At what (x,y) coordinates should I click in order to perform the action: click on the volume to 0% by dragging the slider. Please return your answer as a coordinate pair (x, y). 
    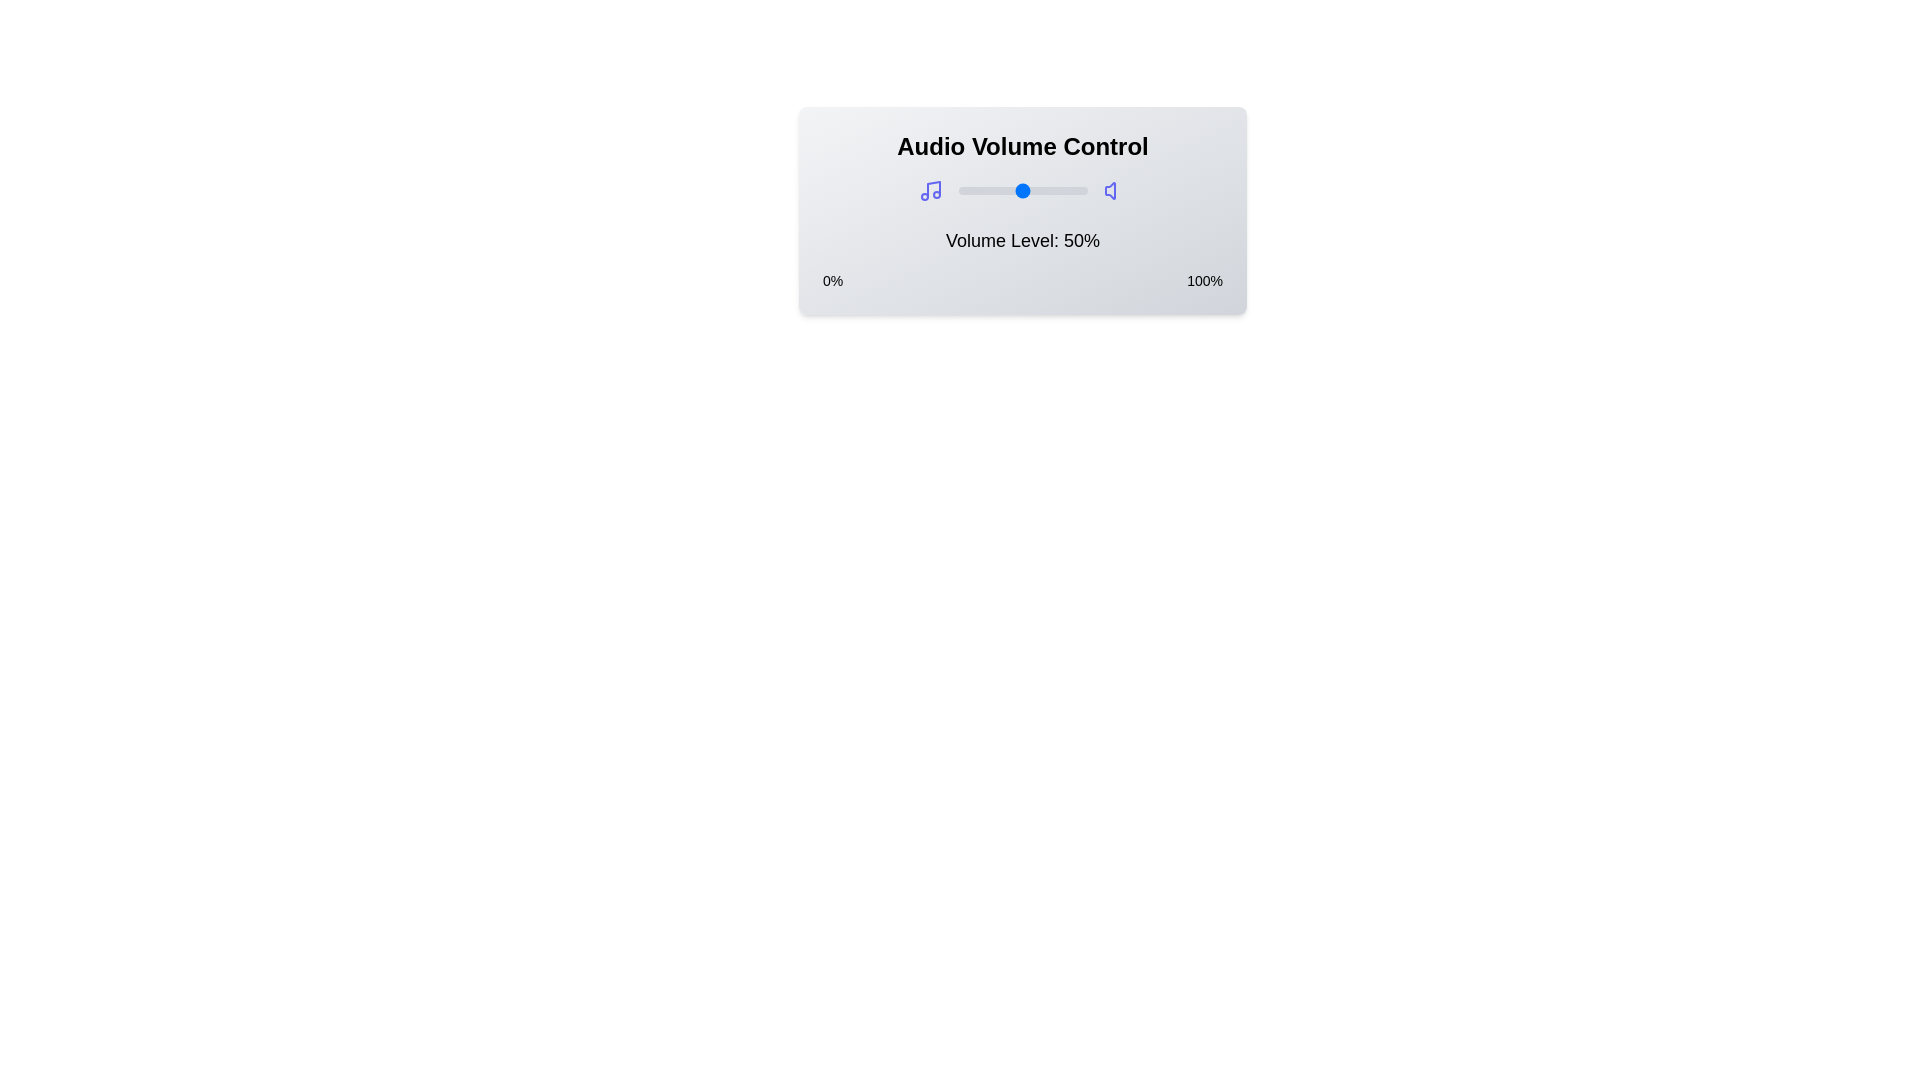
    Looking at the image, I should click on (957, 191).